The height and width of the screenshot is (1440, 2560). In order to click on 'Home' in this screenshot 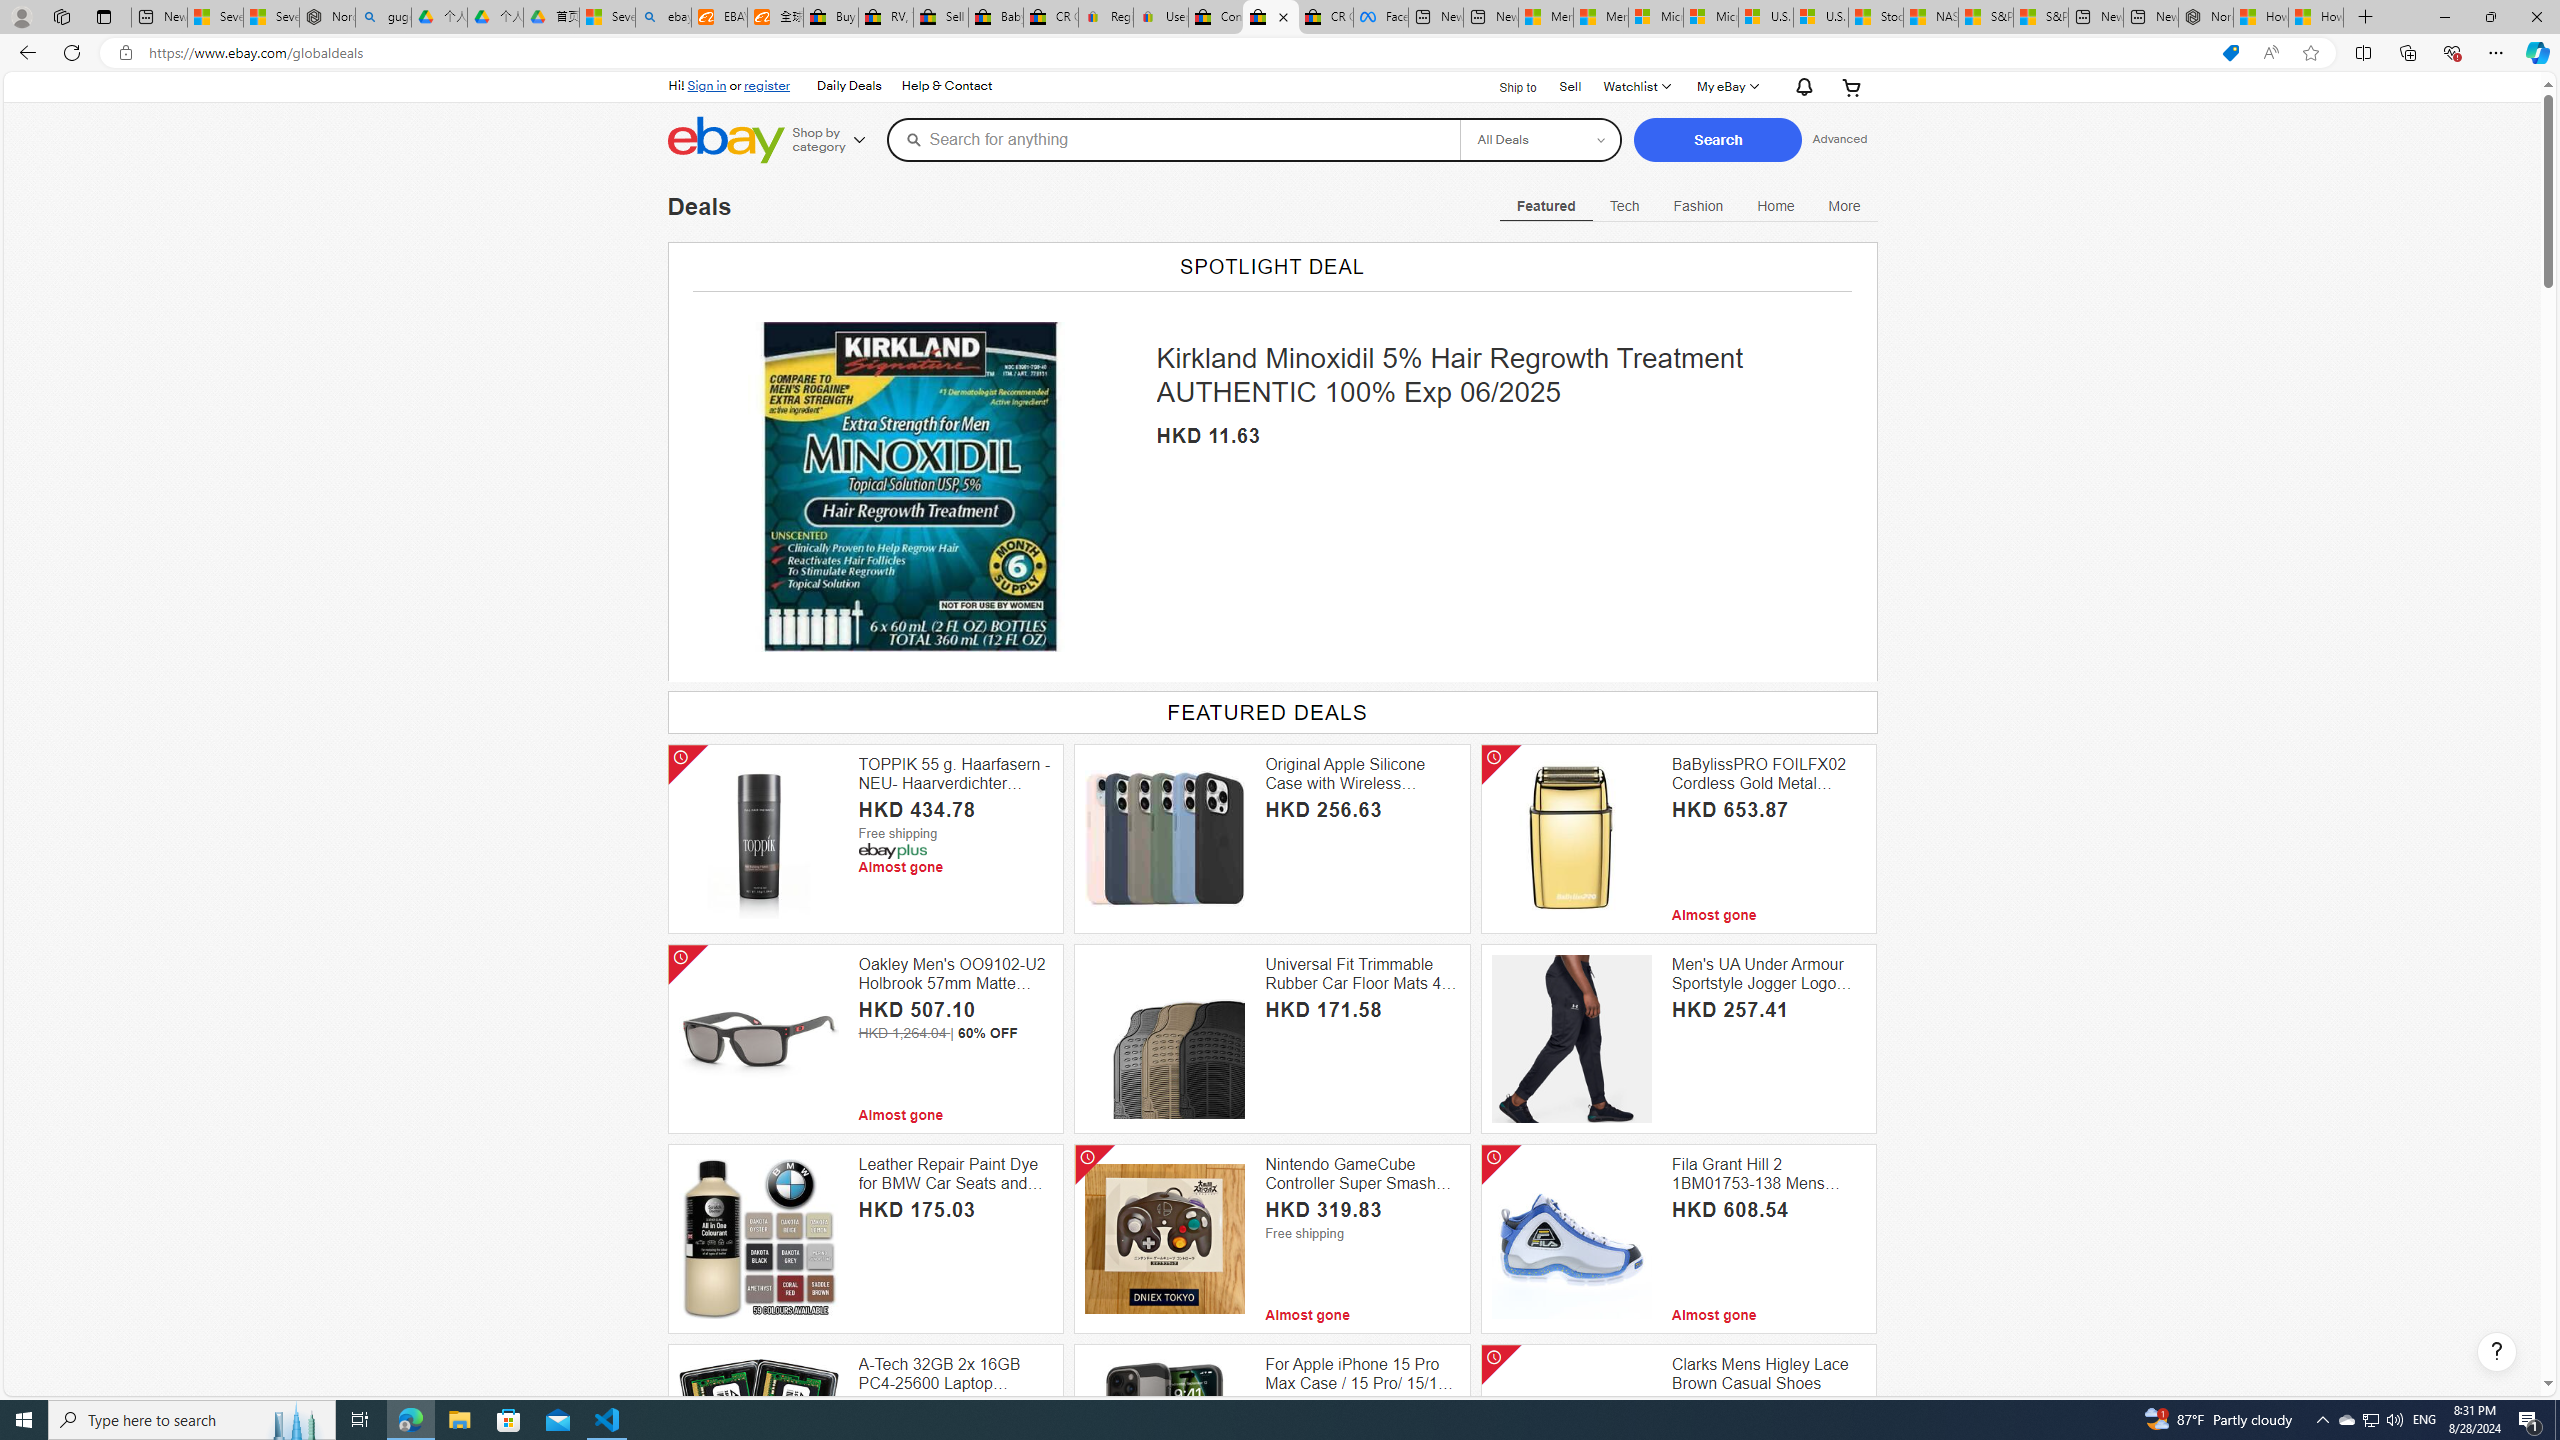, I will do `click(1776, 204)`.